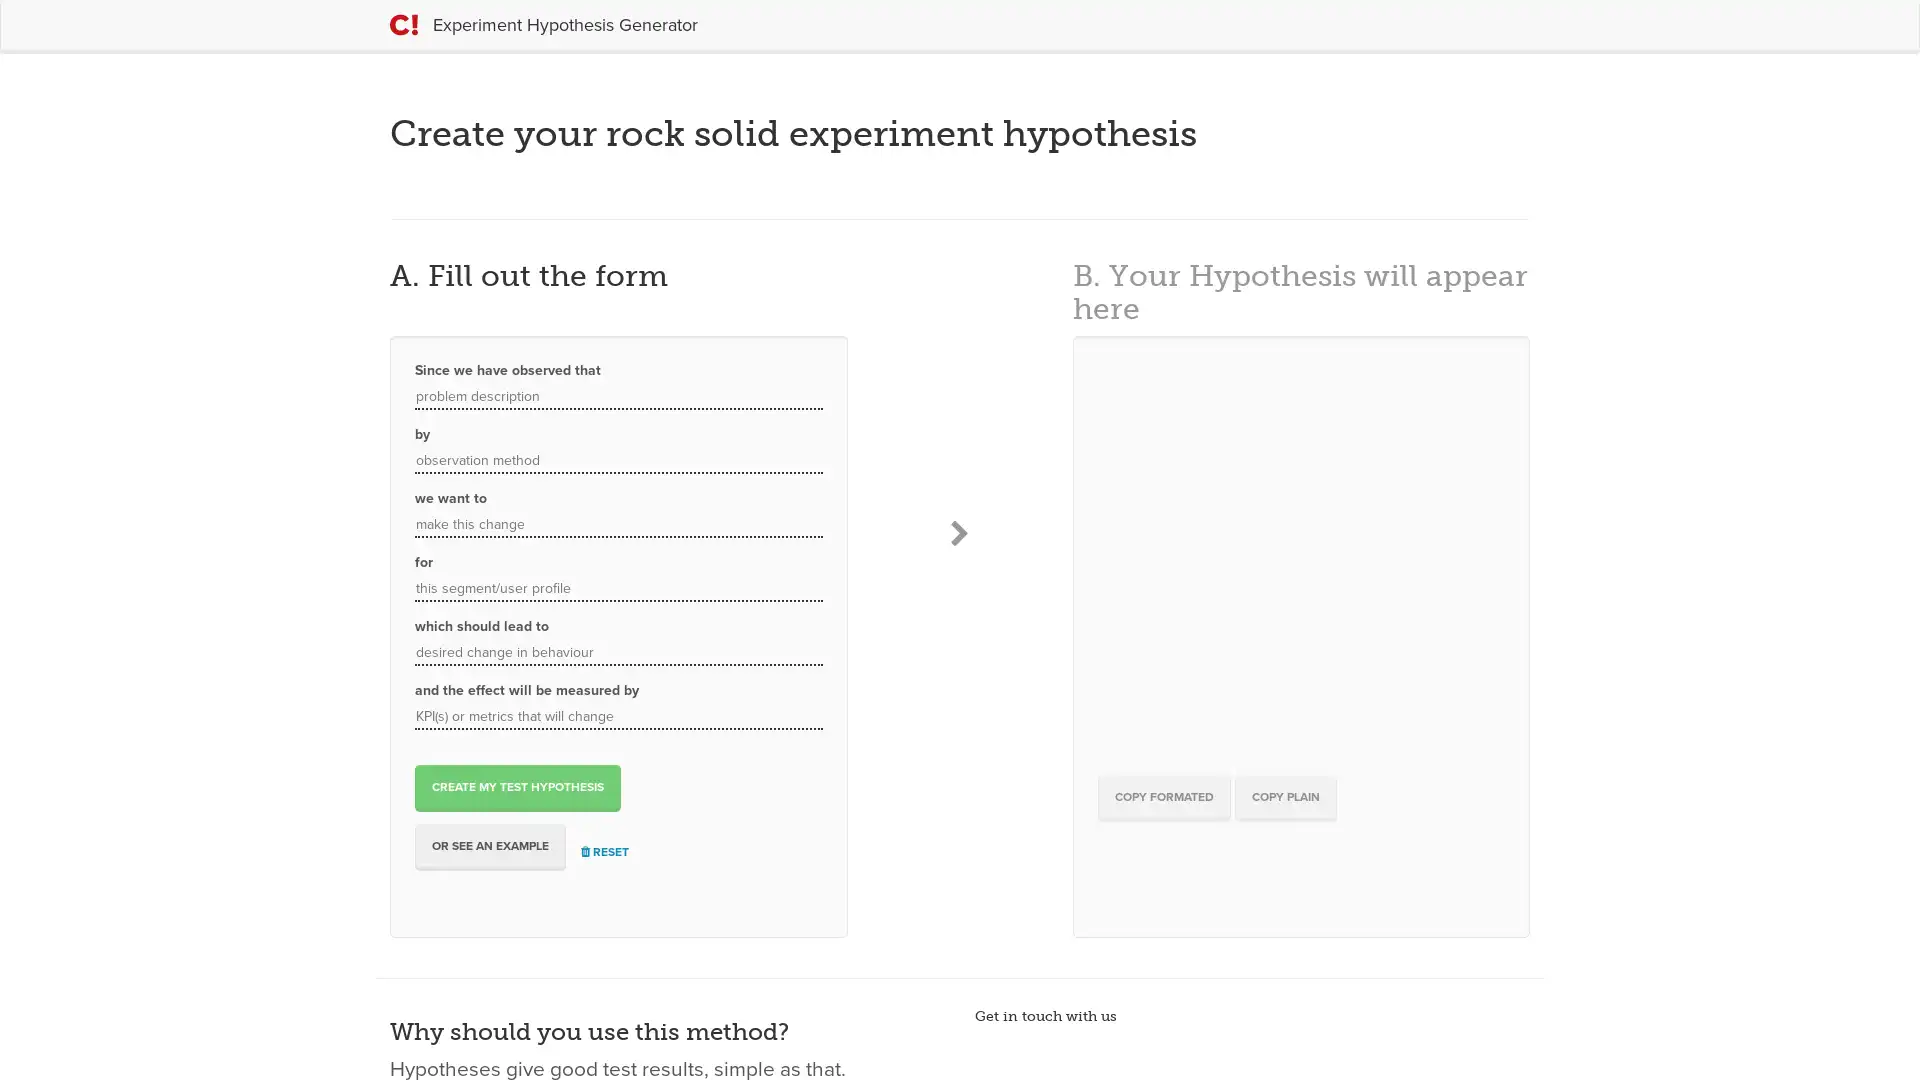 The height and width of the screenshot is (1080, 1920). What do you see at coordinates (490, 846) in the screenshot?
I see `OR SEE AN EXAMPLE` at bounding box center [490, 846].